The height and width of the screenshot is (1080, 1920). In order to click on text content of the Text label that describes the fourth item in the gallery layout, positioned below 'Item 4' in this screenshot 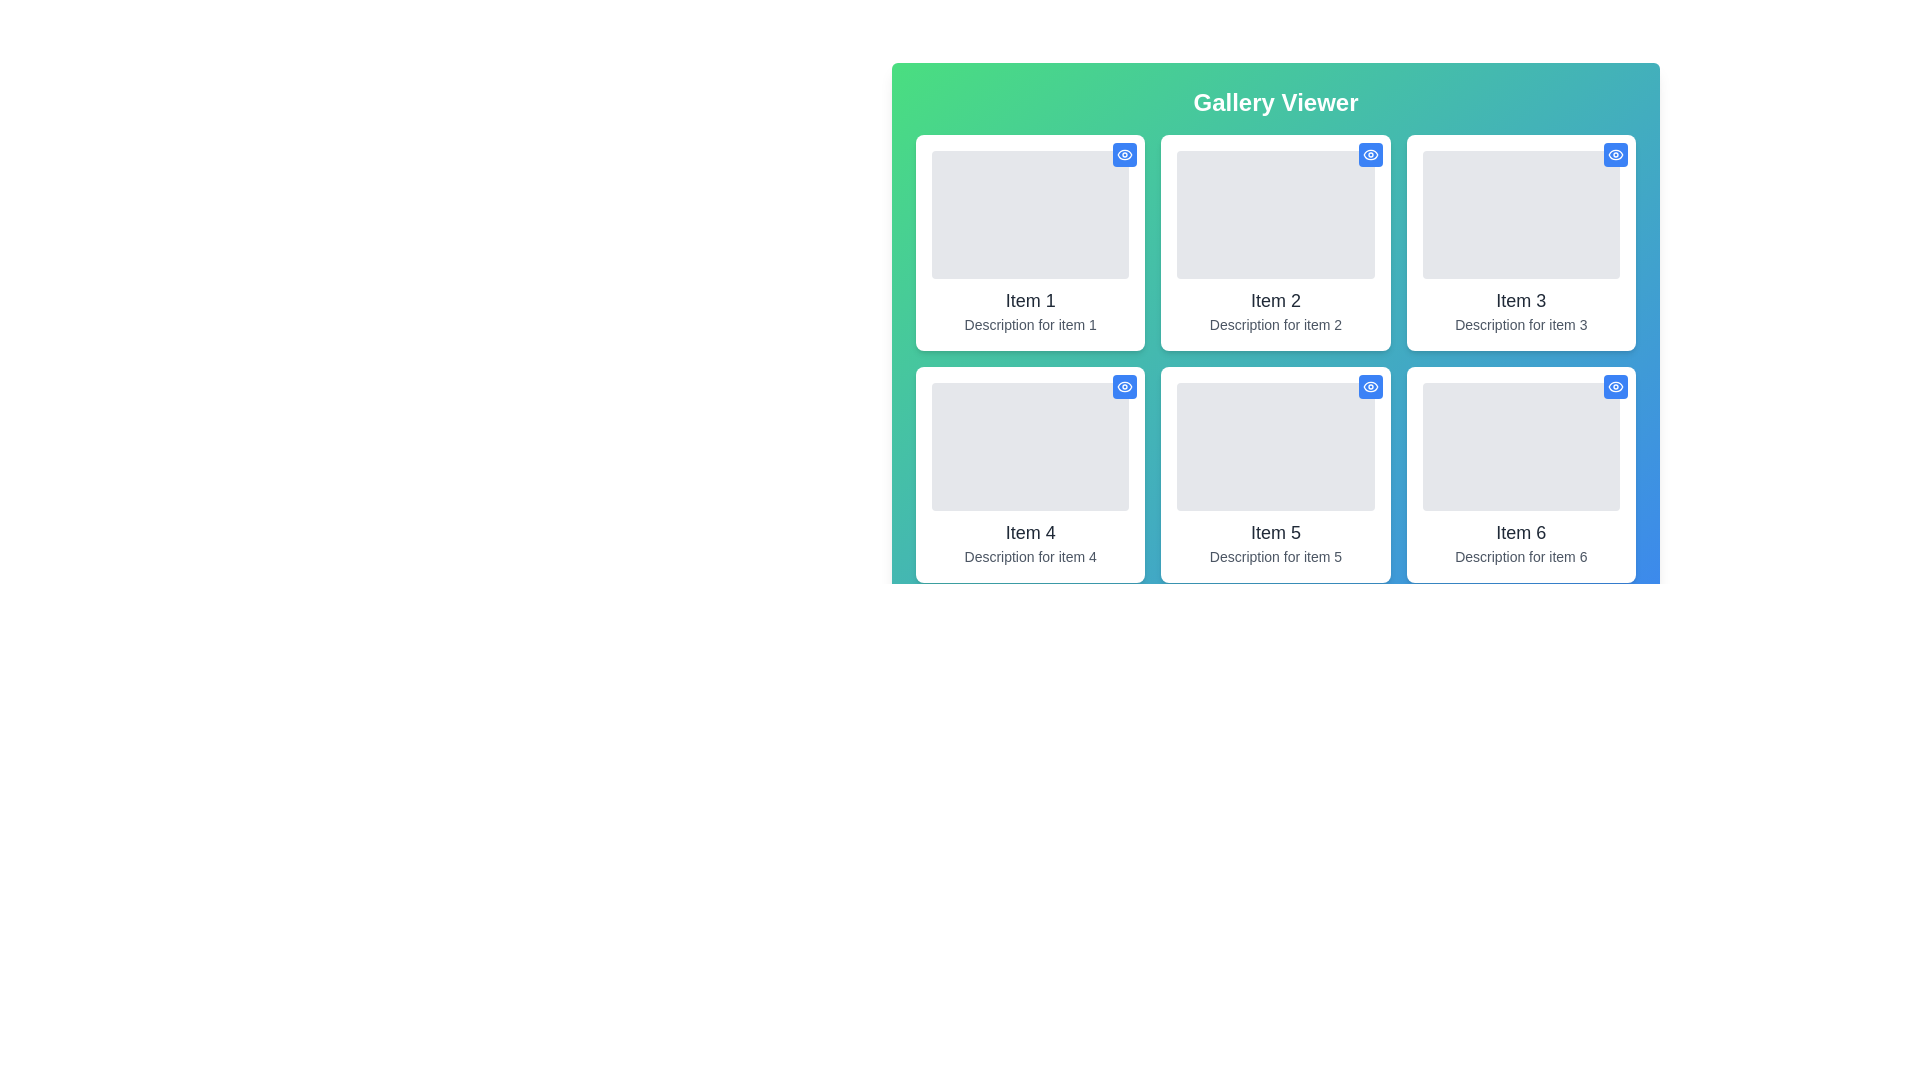, I will do `click(1030, 556)`.